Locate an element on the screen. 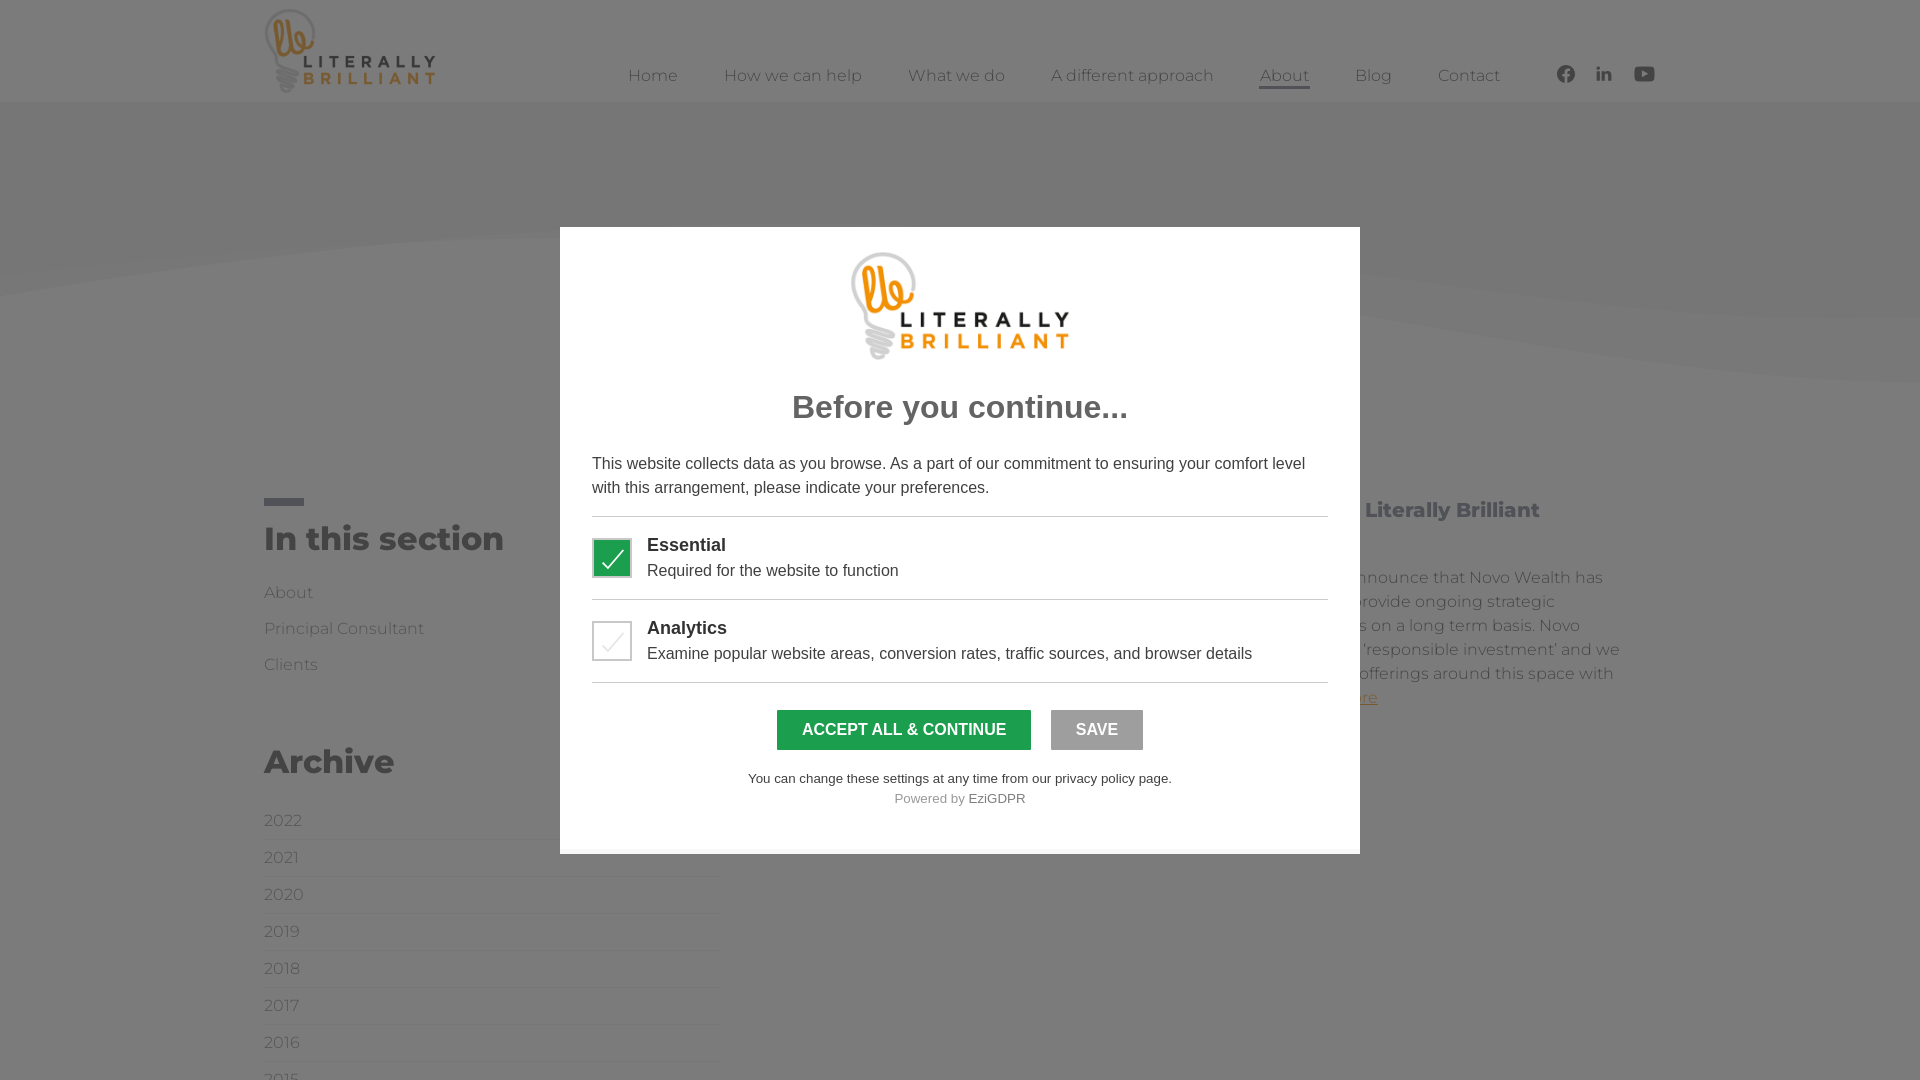  'Novo Wealth Appoints Literally Brilliant' is located at coordinates (1328, 508).